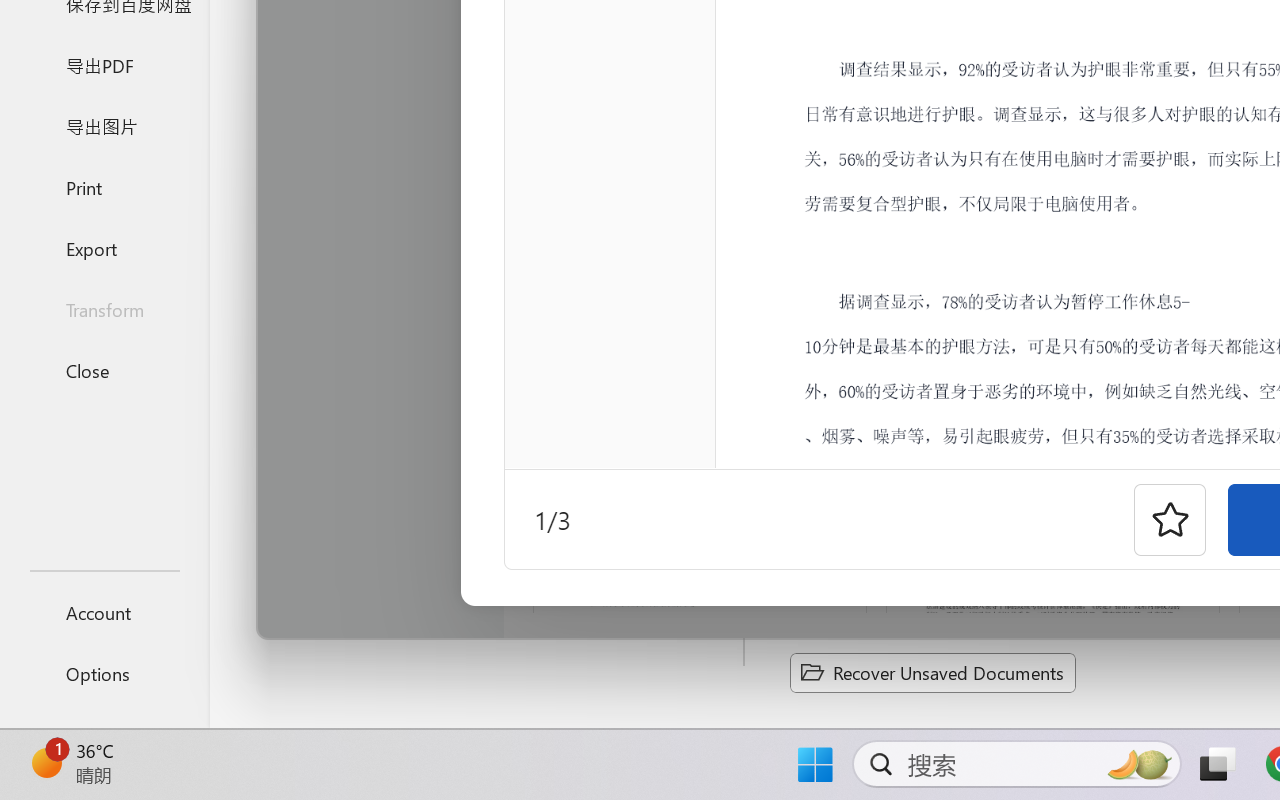 The width and height of the screenshot is (1280, 800). What do you see at coordinates (103, 247) in the screenshot?
I see `'Export'` at bounding box center [103, 247].